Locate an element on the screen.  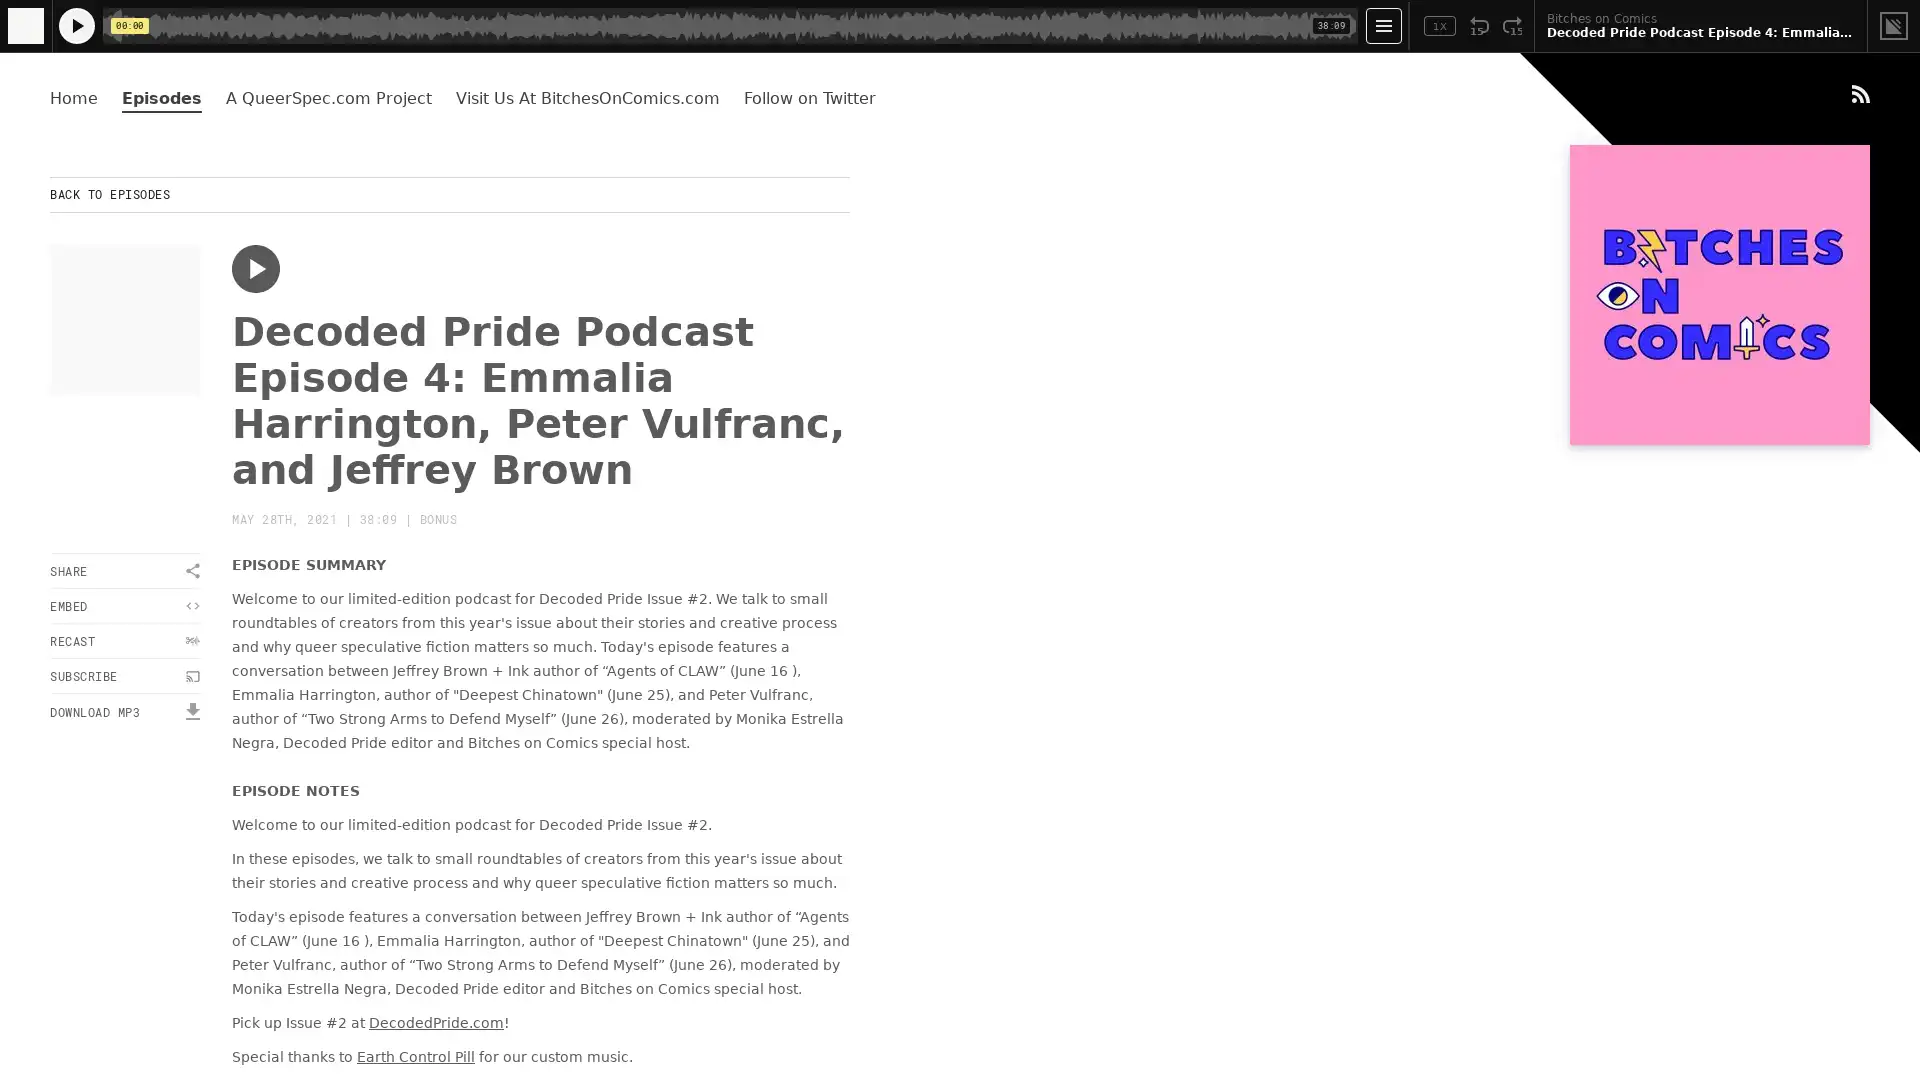
BACK TO EPISODES is located at coordinates (449, 195).